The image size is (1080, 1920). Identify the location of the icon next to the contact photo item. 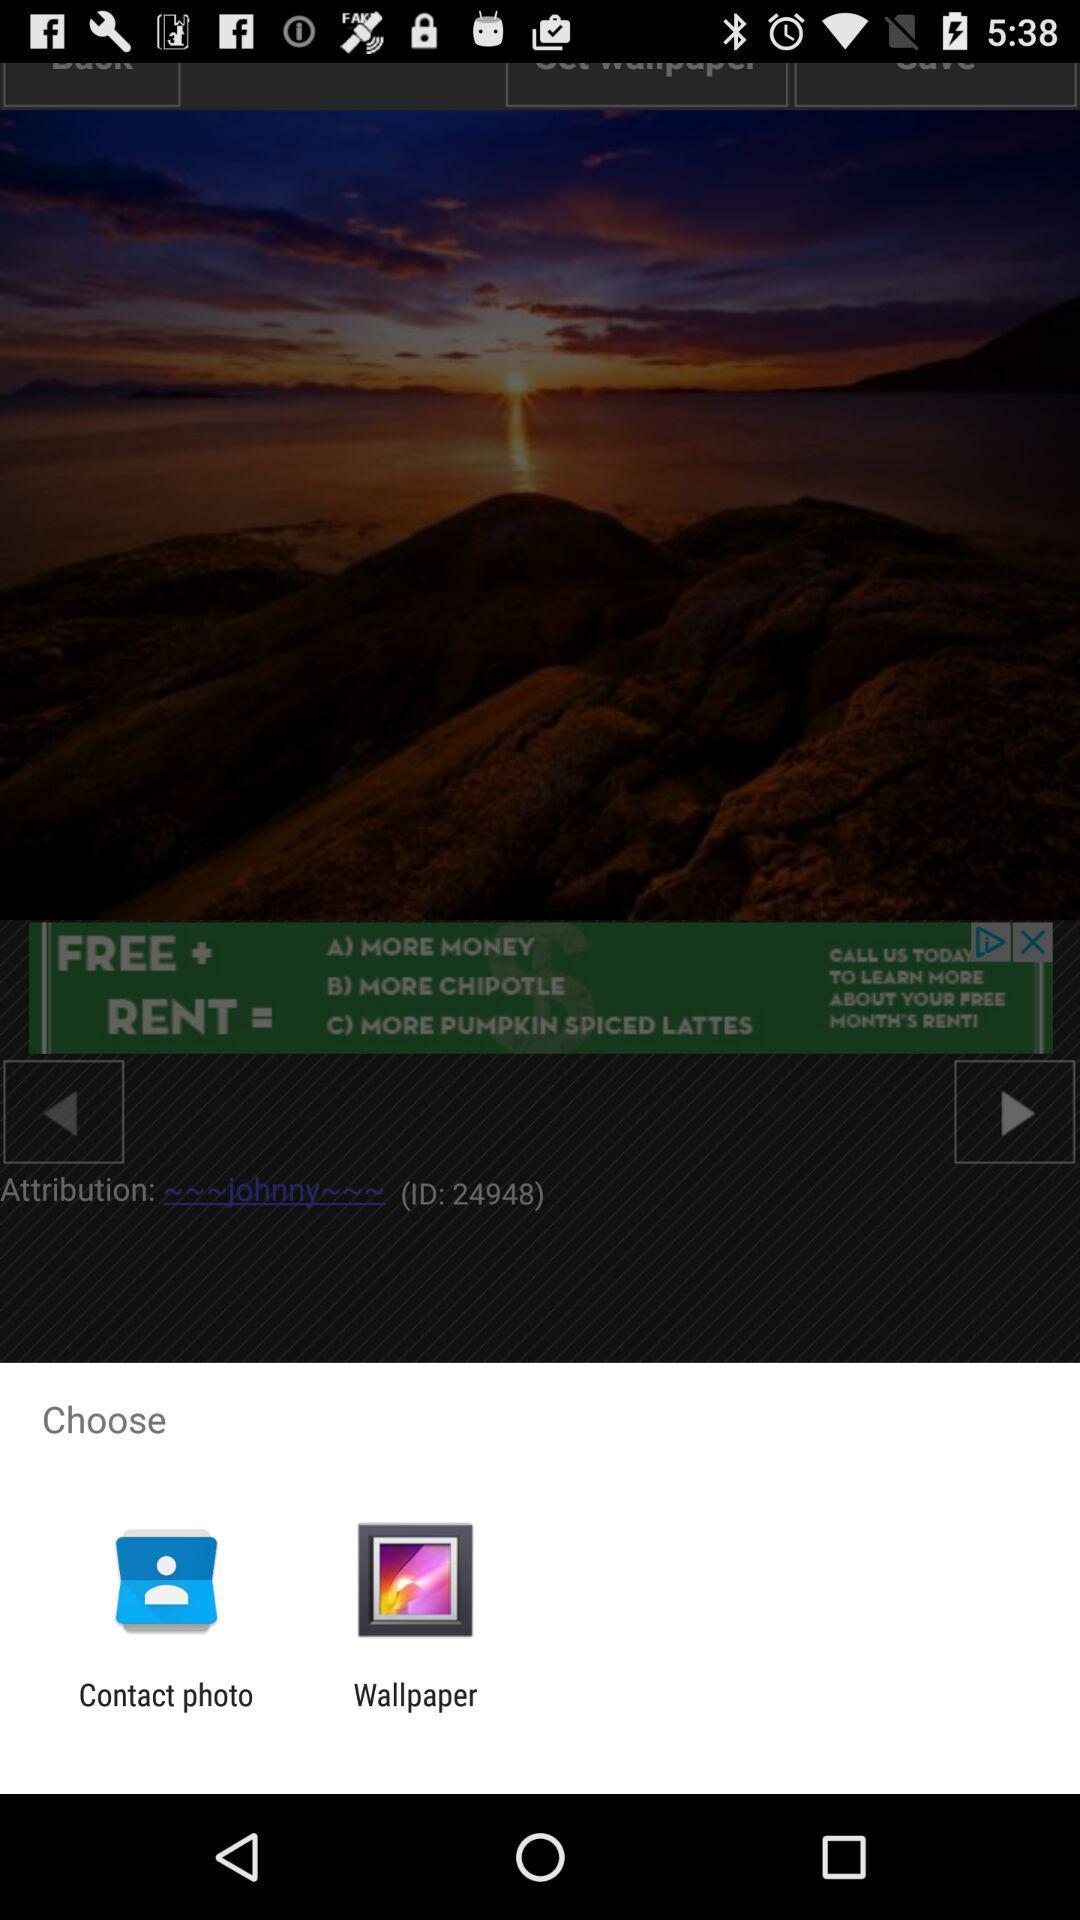
(414, 1711).